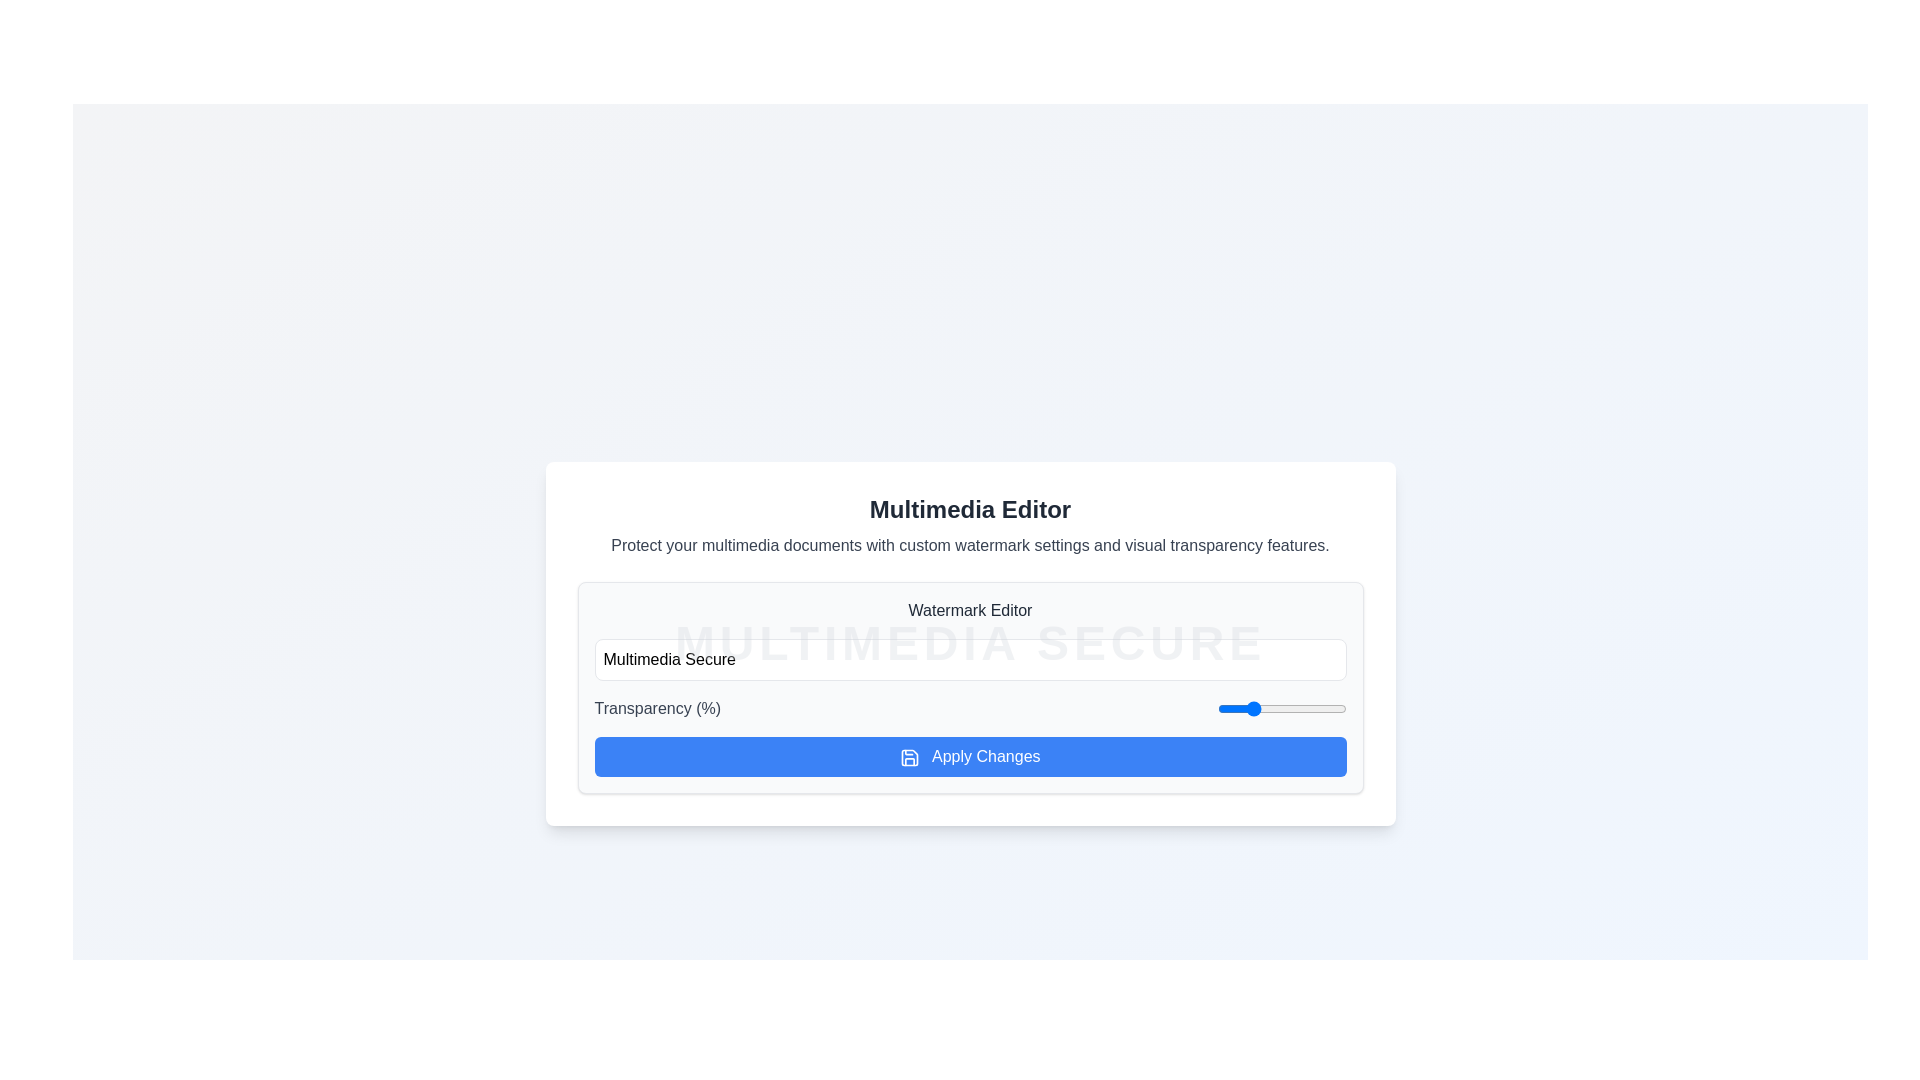  I want to click on transparency, so click(1216, 708).